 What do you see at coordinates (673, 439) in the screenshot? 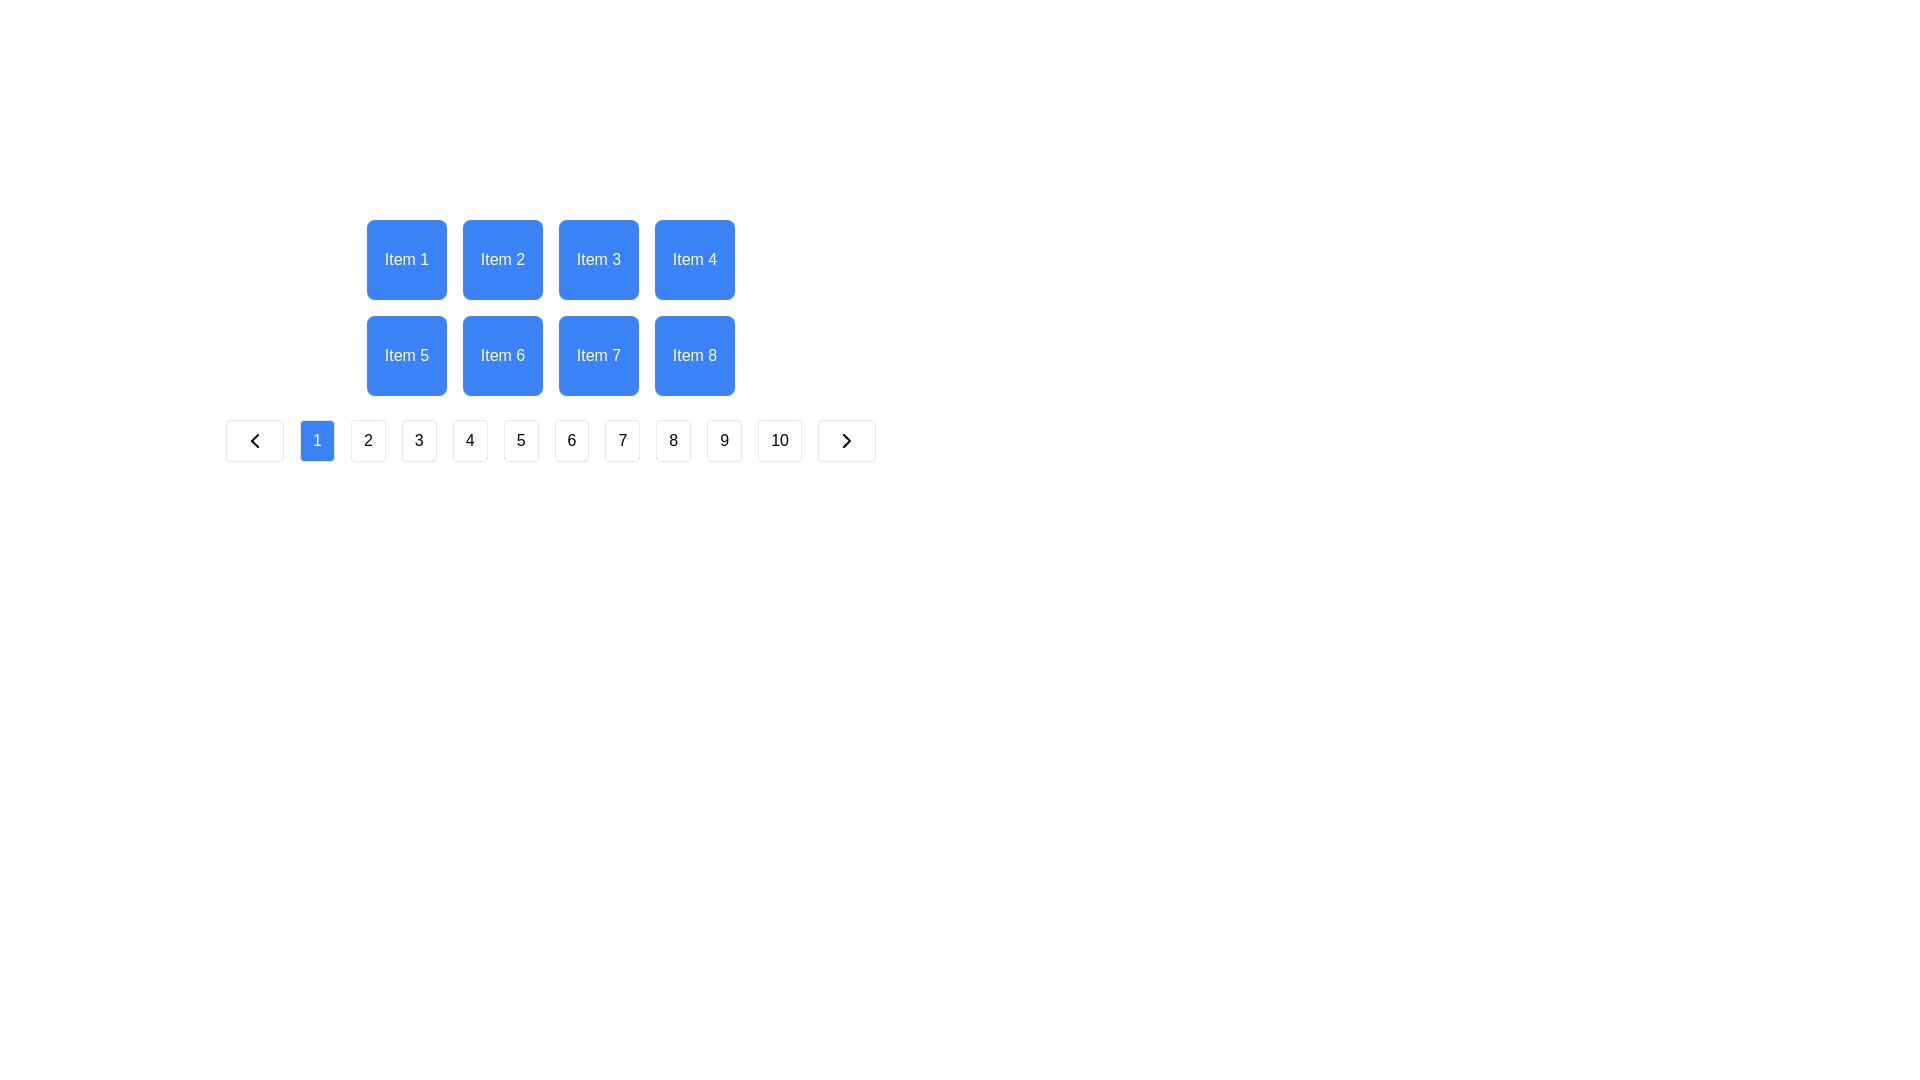
I see `the eighth pagination button located between the buttons labeled '7' and '9'` at bounding box center [673, 439].